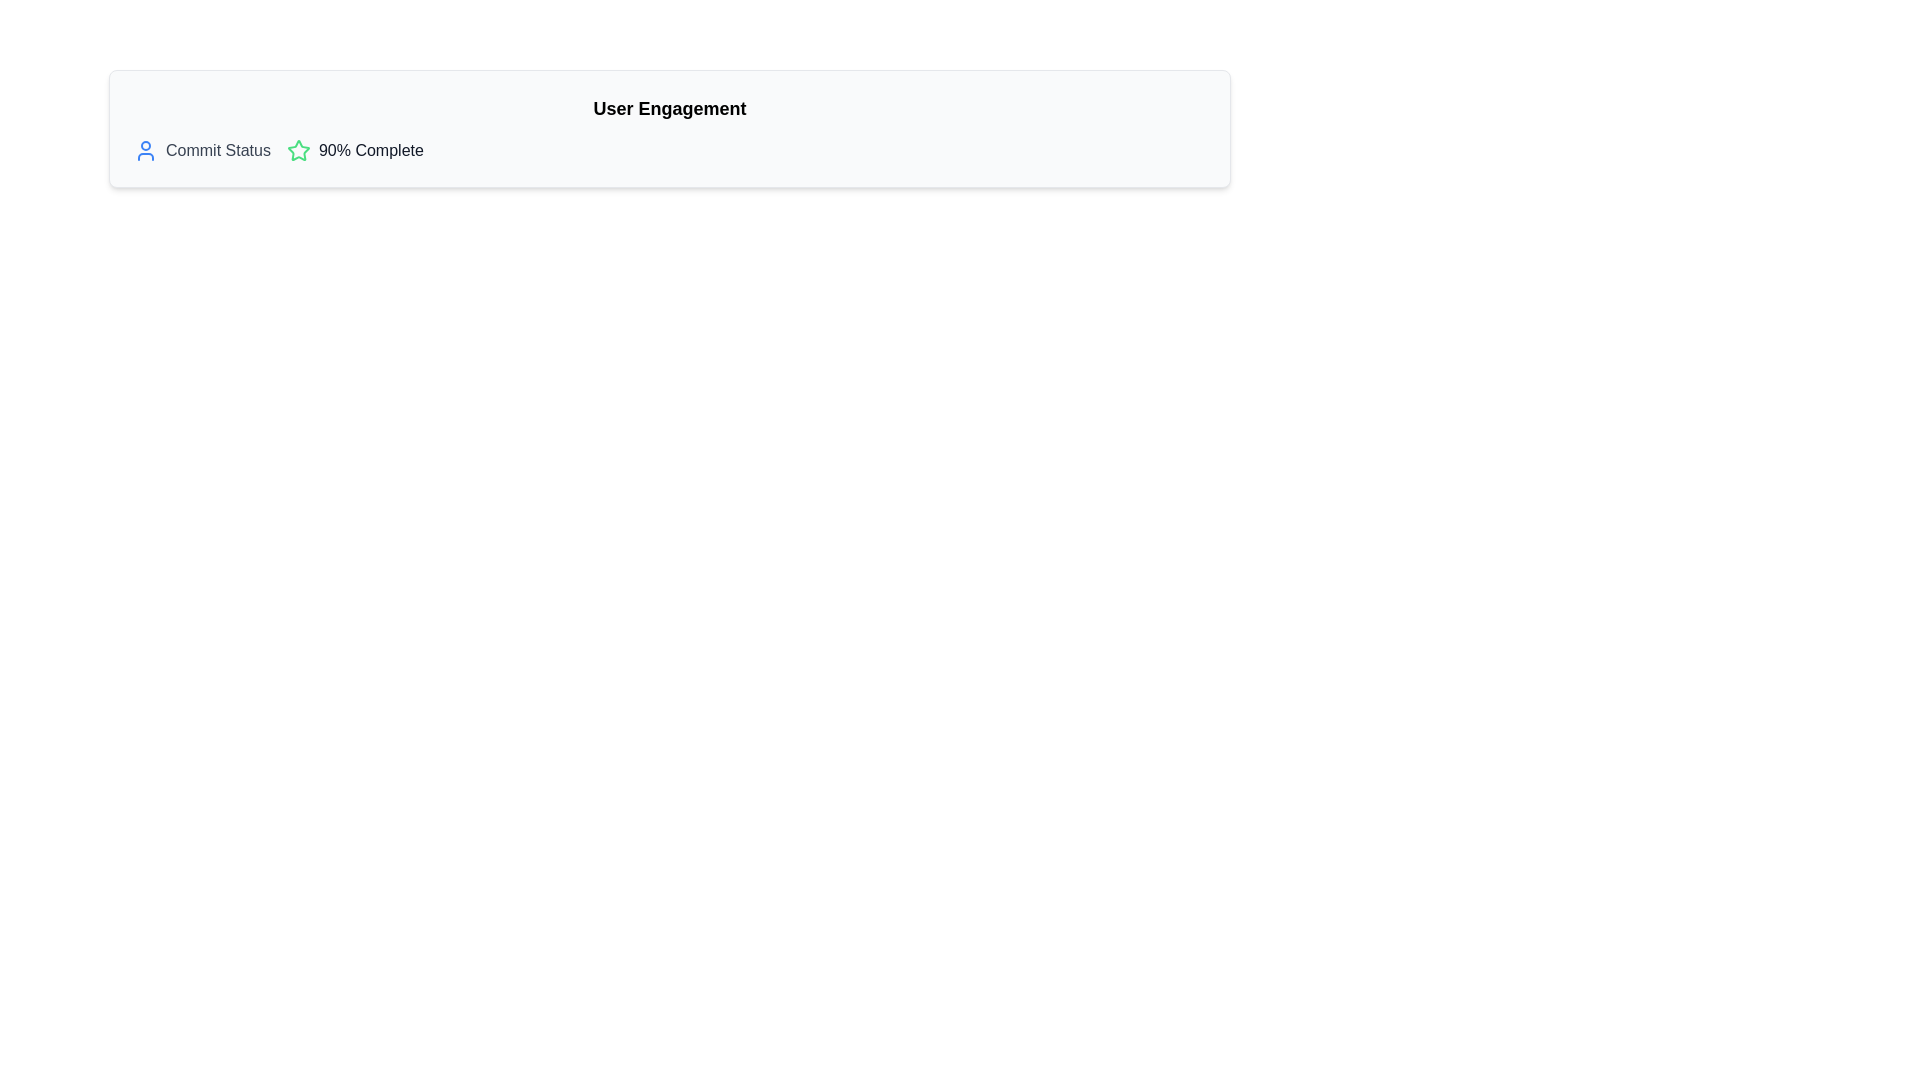 The image size is (1920, 1080). I want to click on the progress status element that shows a 90% completion level, located to the right of the 'Commit Status' label, so click(355, 149).